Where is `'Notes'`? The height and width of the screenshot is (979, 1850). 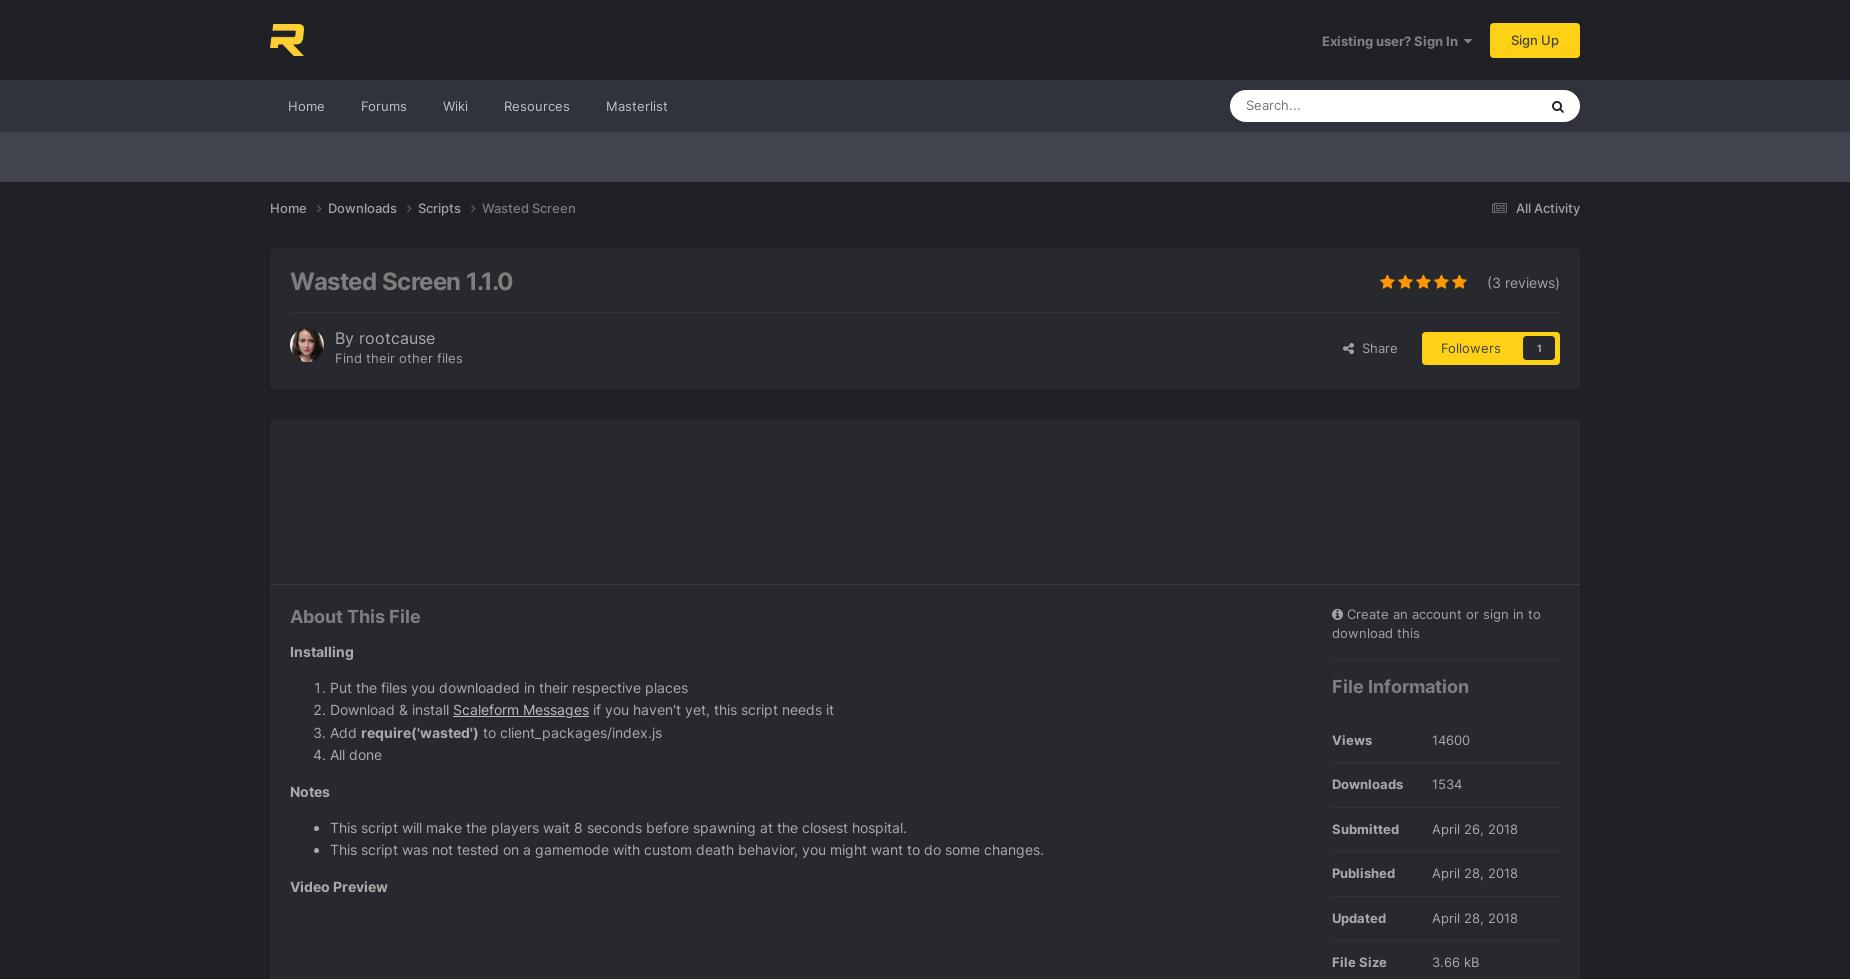
'Notes' is located at coordinates (309, 789).